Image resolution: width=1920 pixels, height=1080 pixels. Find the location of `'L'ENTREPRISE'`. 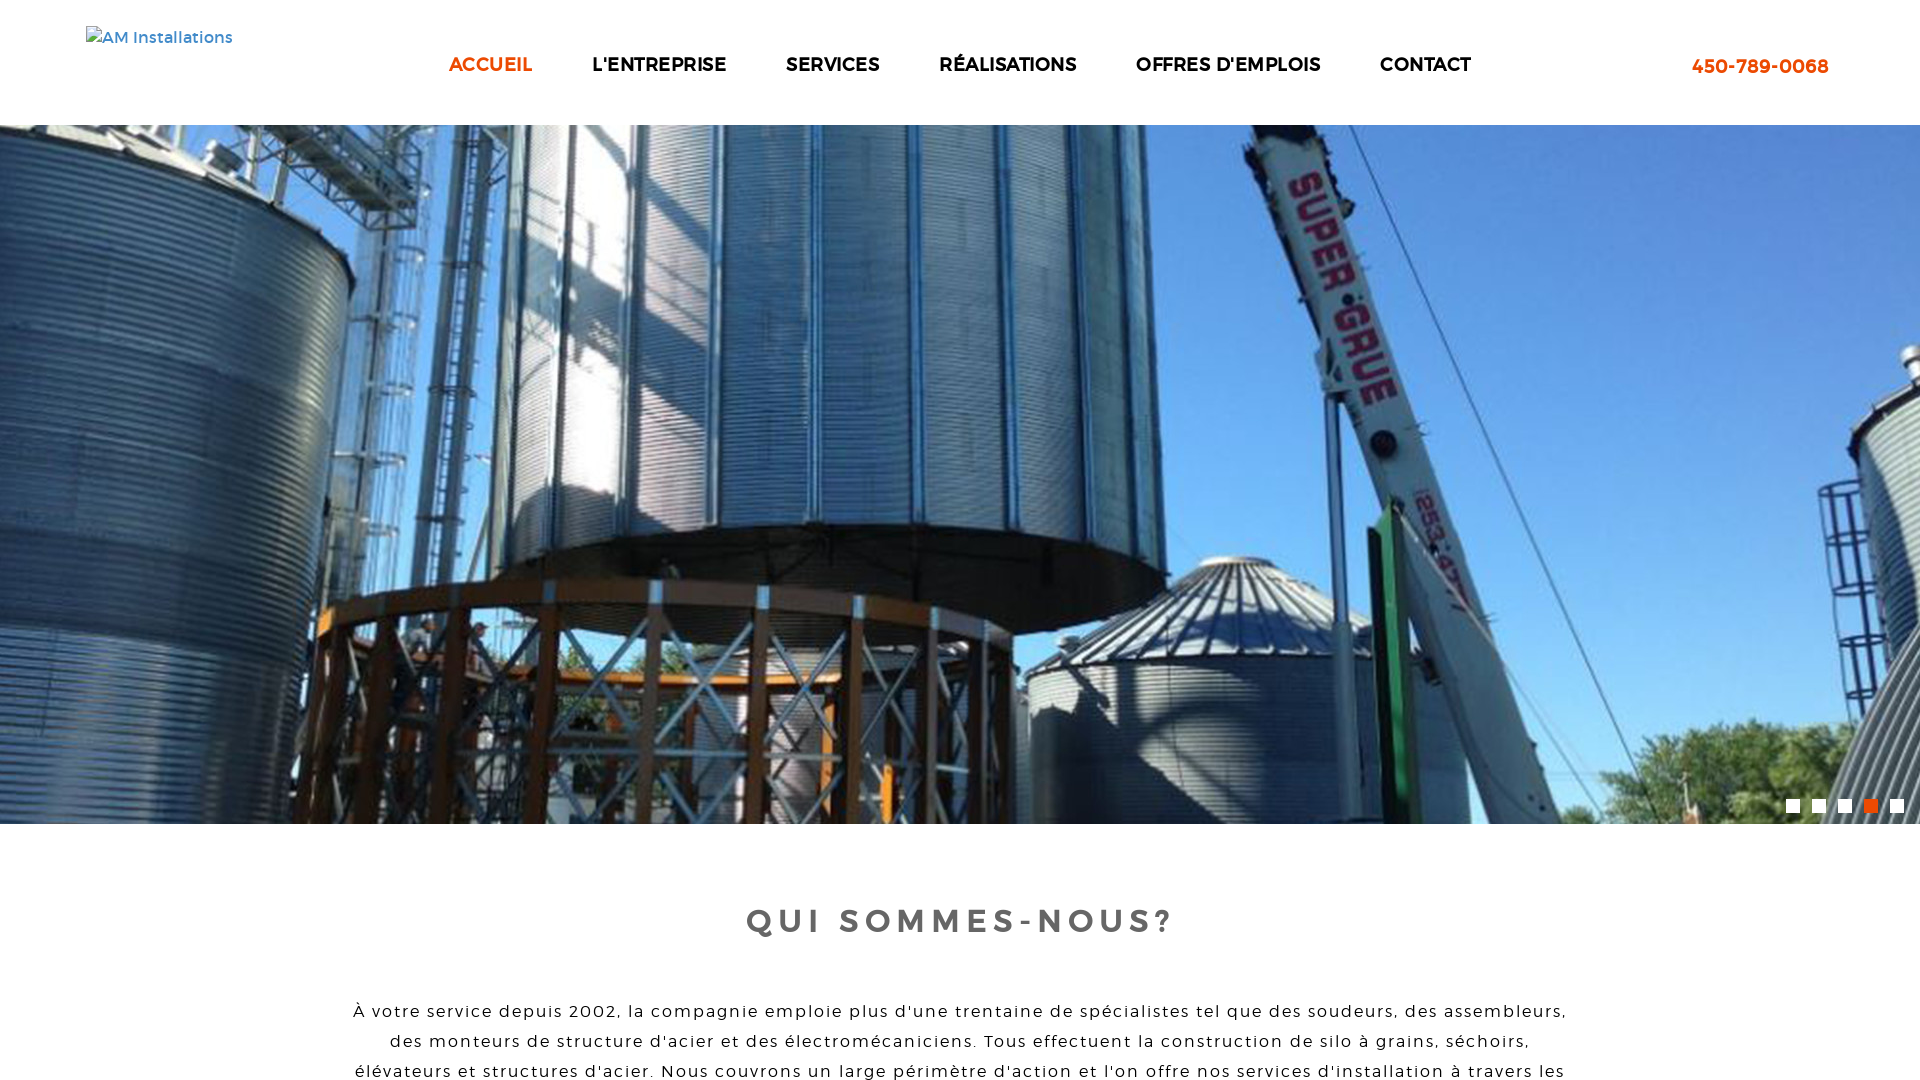

'L'ENTREPRISE' is located at coordinates (658, 64).